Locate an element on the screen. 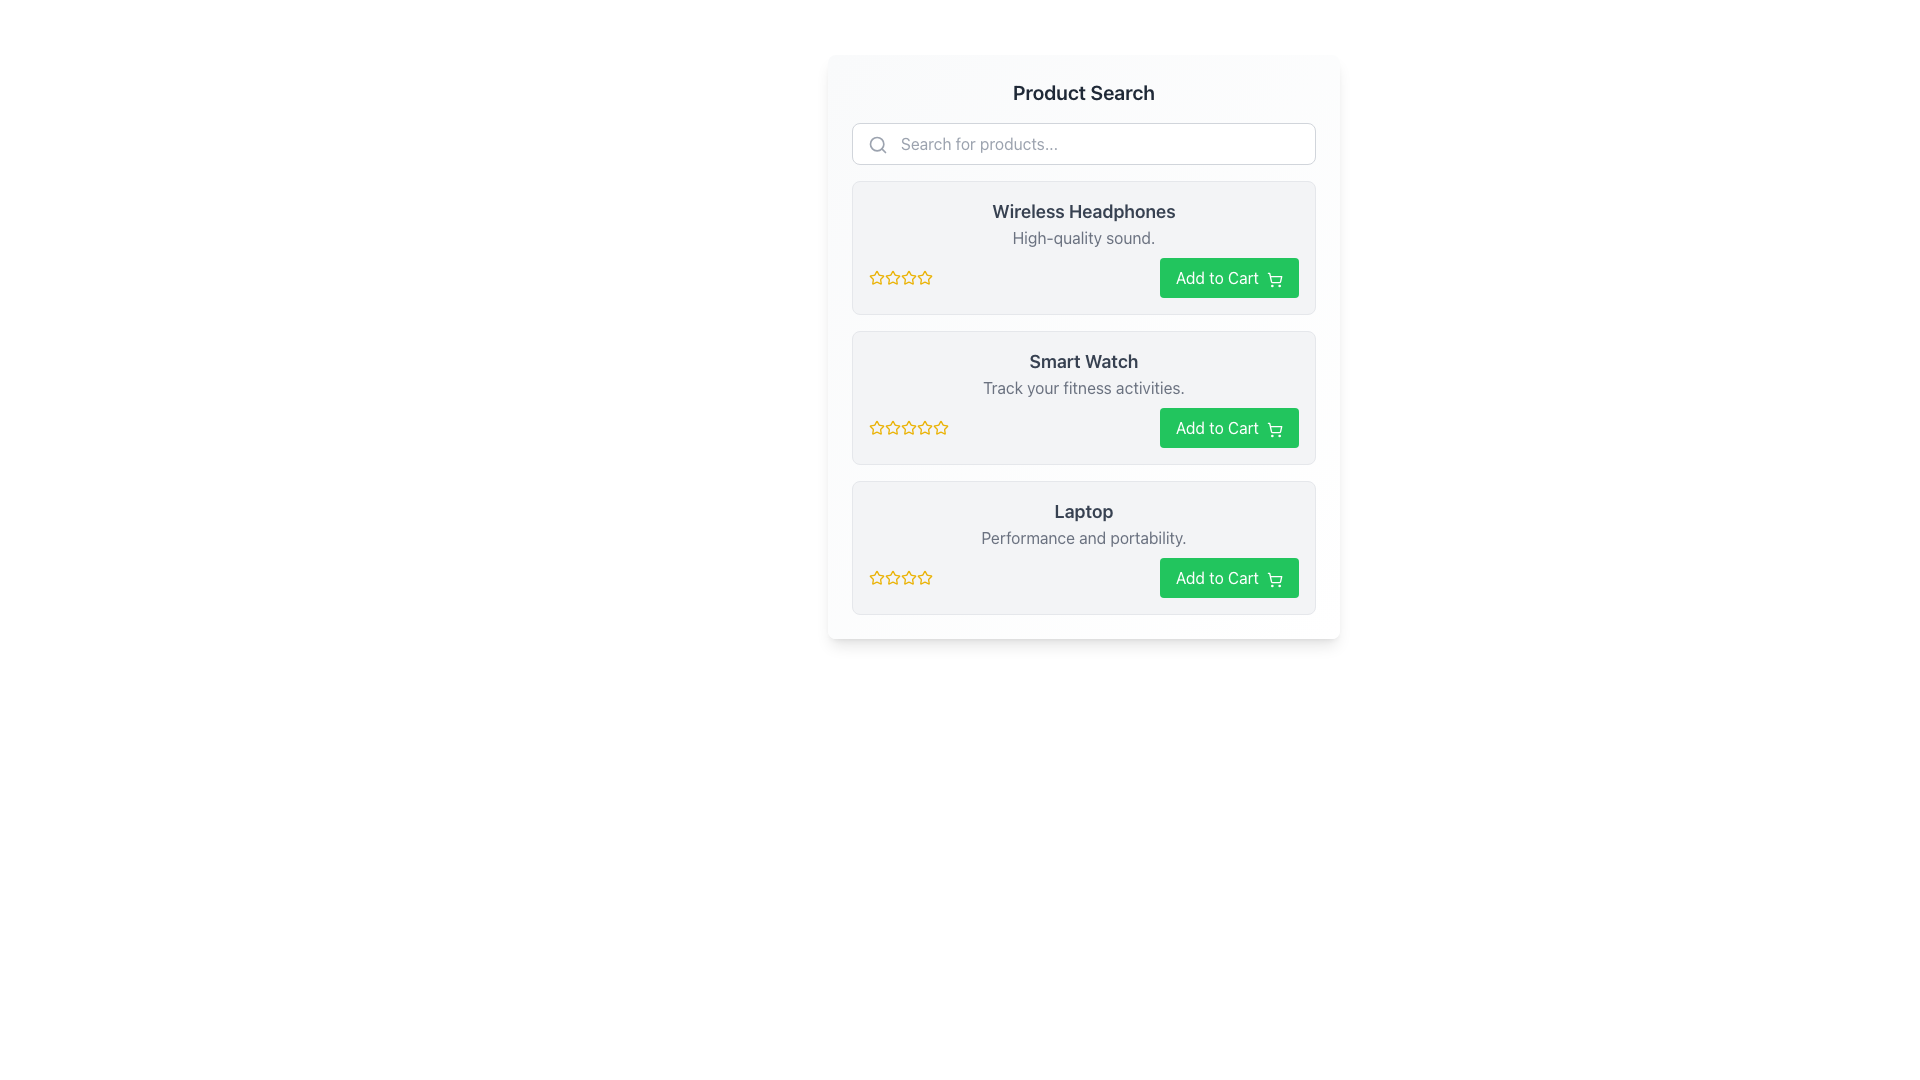 The image size is (1920, 1080). the fourth yellow star icon in the star rating system located below the 'Smart Watch' product description is located at coordinates (907, 427).